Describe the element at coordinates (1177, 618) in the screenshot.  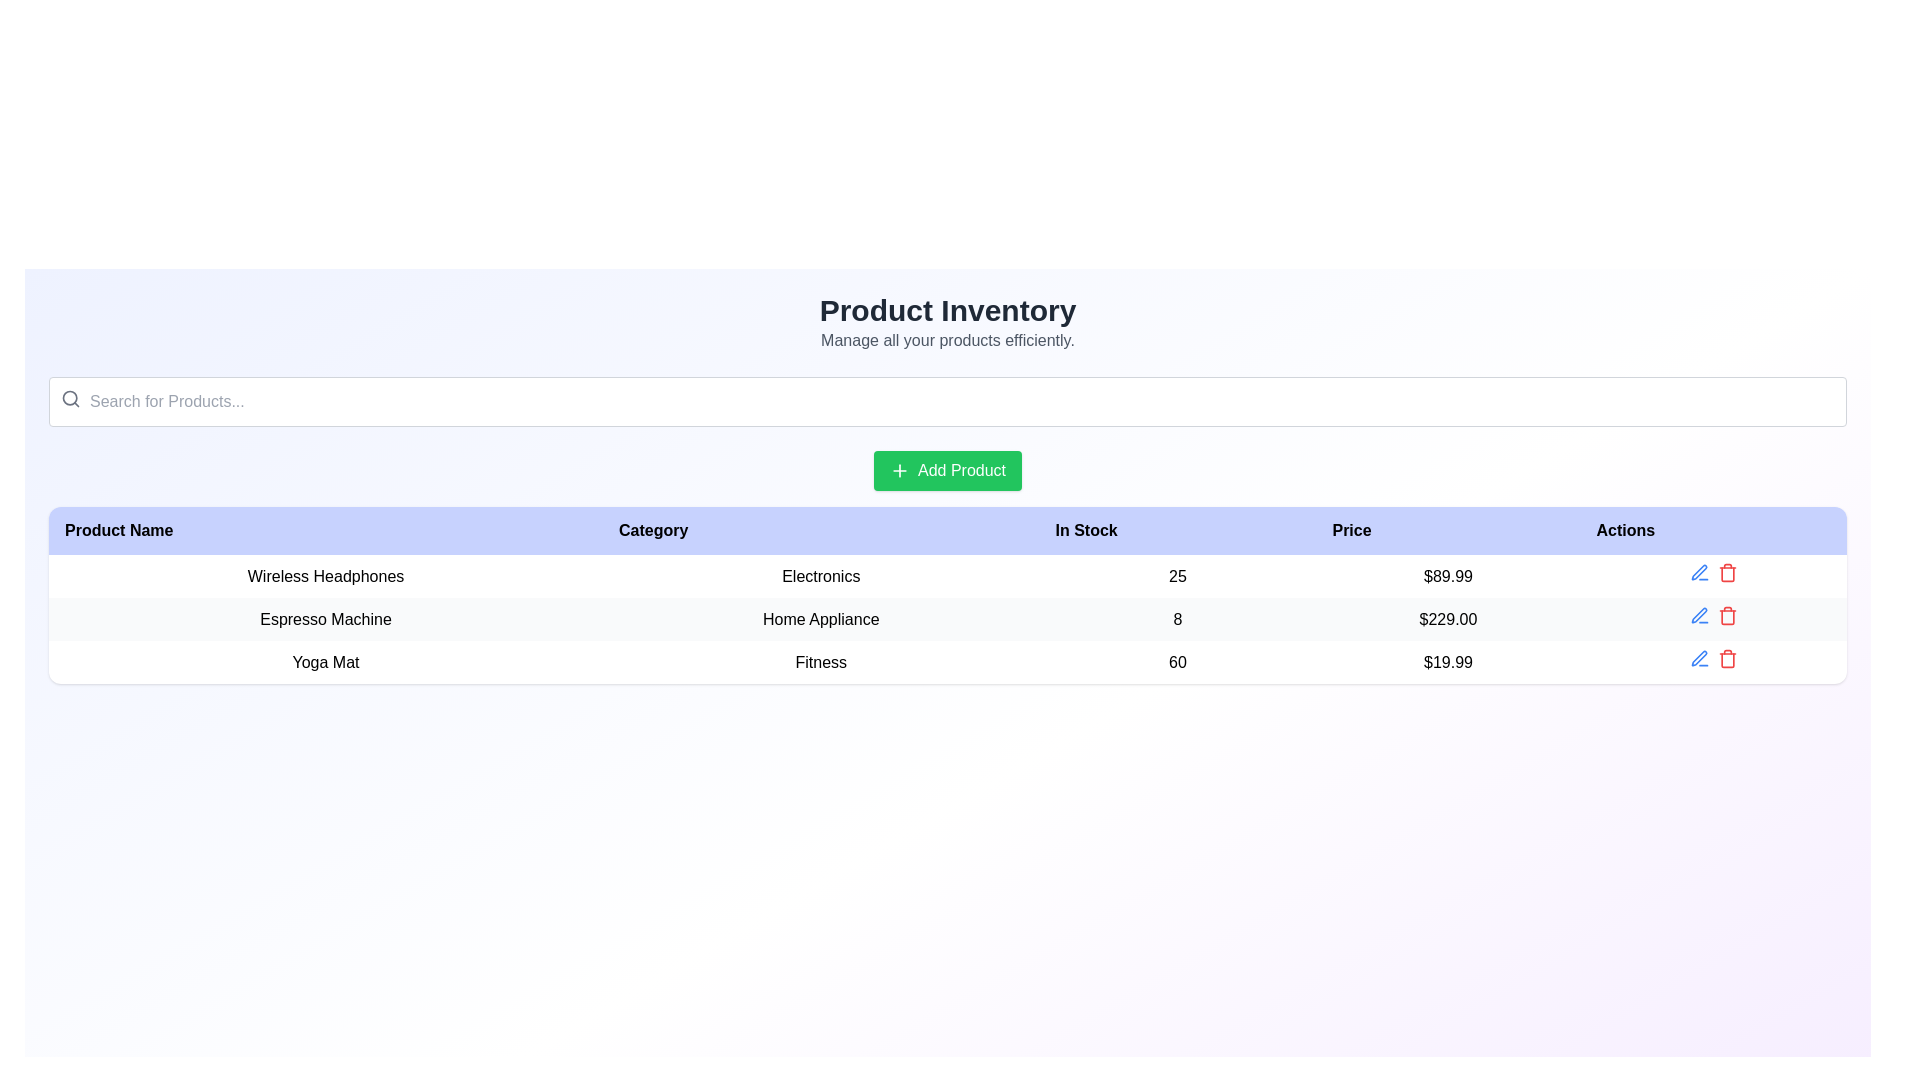
I see `the Text Label displaying the number '8' in the 'In Stock' column of the 'Espresso Machine' row` at that location.